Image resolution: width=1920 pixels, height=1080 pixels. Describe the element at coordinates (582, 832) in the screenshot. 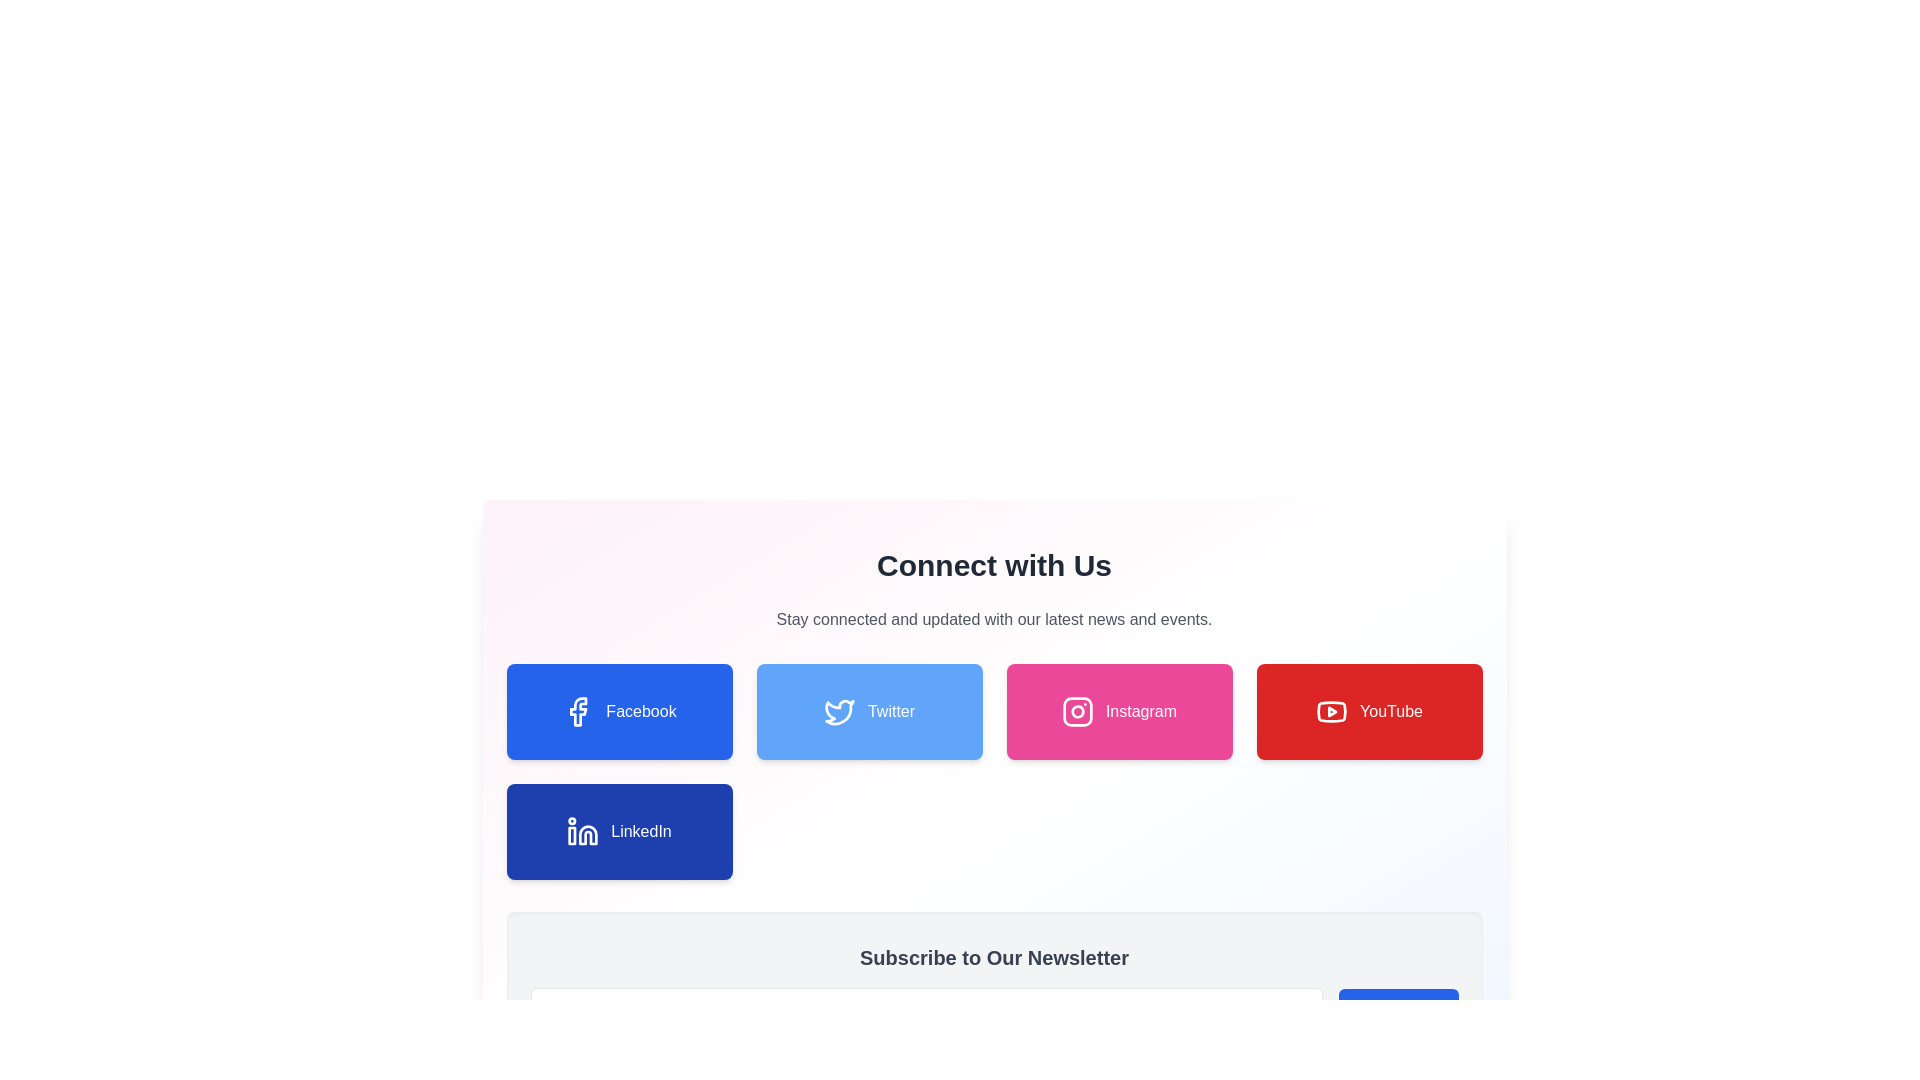

I see `the LinkedIn icon, which is a blue square with a white 'in' logo, located above the text 'LinkedIn' on a blue rectangular button in the second row of the grid layout` at that location.